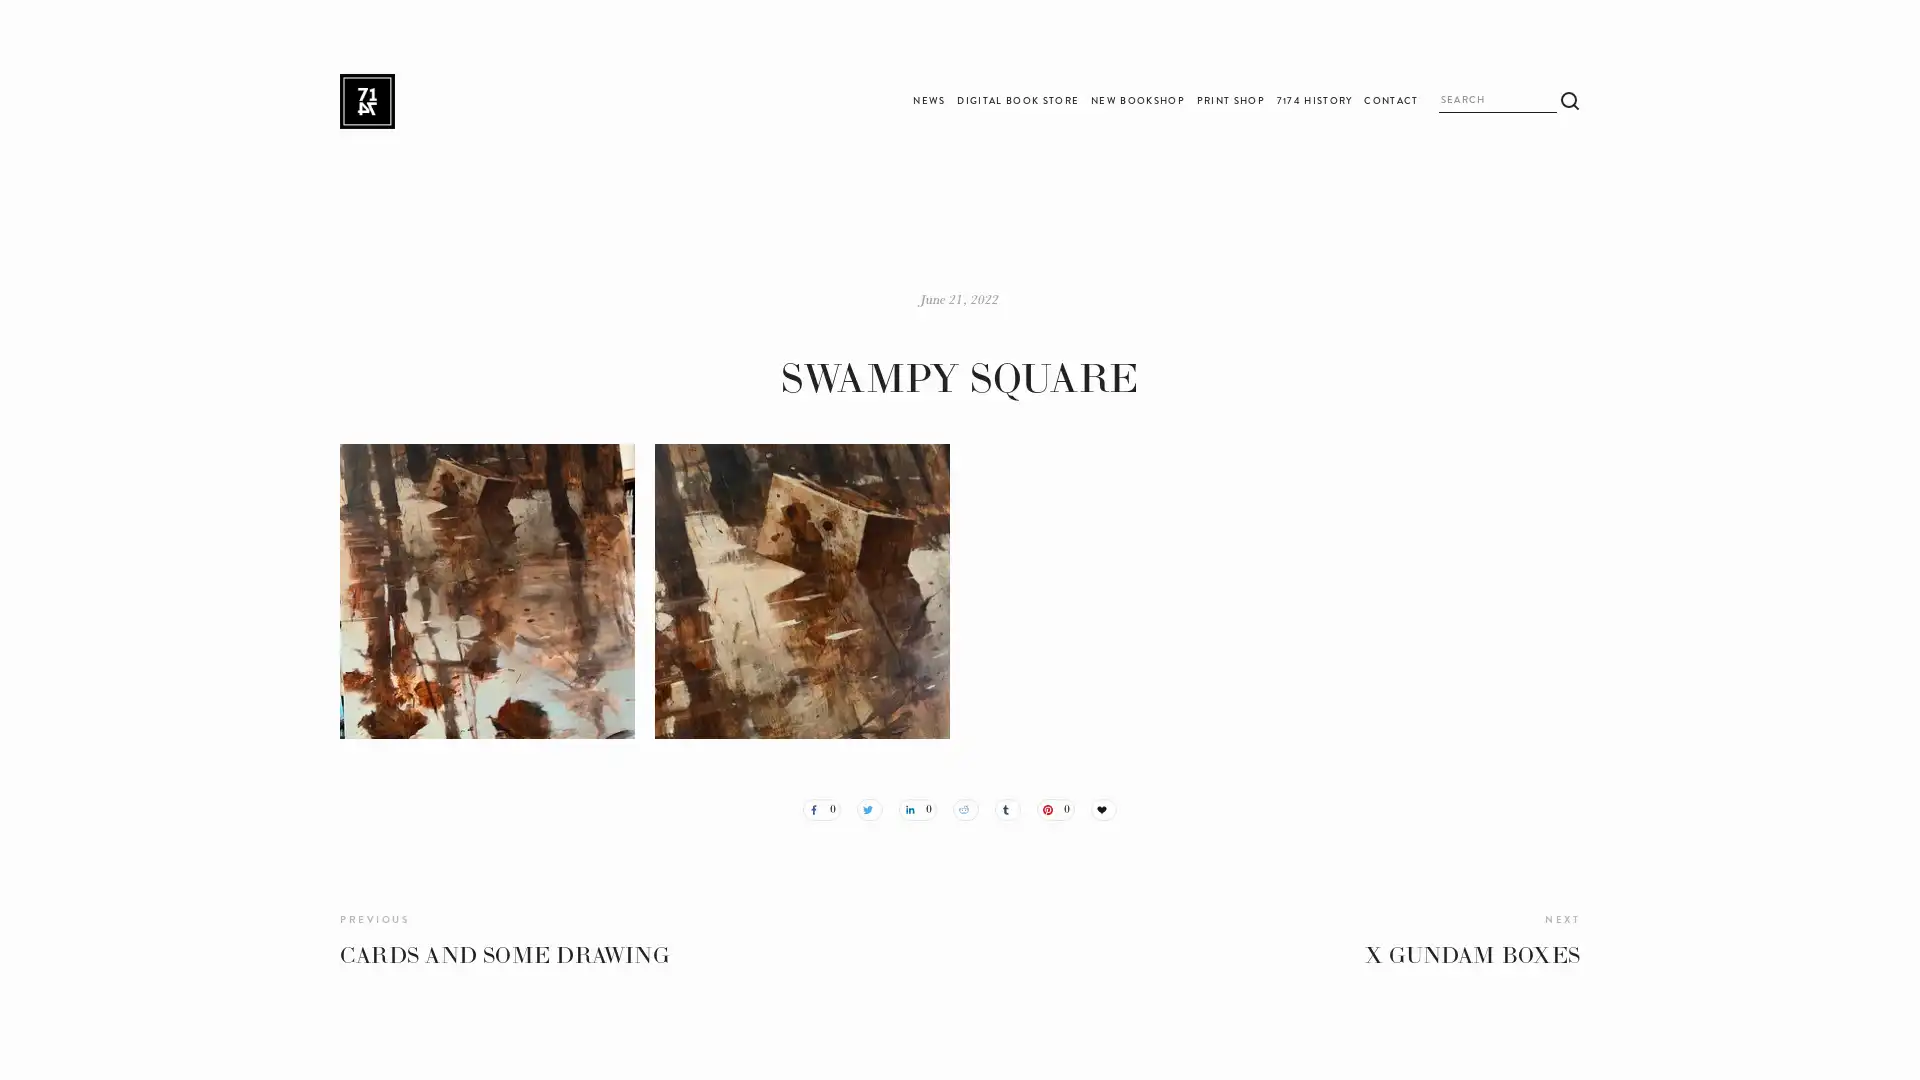 The image size is (1920, 1080). Describe the element at coordinates (1244, 371) in the screenshot. I see `Close` at that location.